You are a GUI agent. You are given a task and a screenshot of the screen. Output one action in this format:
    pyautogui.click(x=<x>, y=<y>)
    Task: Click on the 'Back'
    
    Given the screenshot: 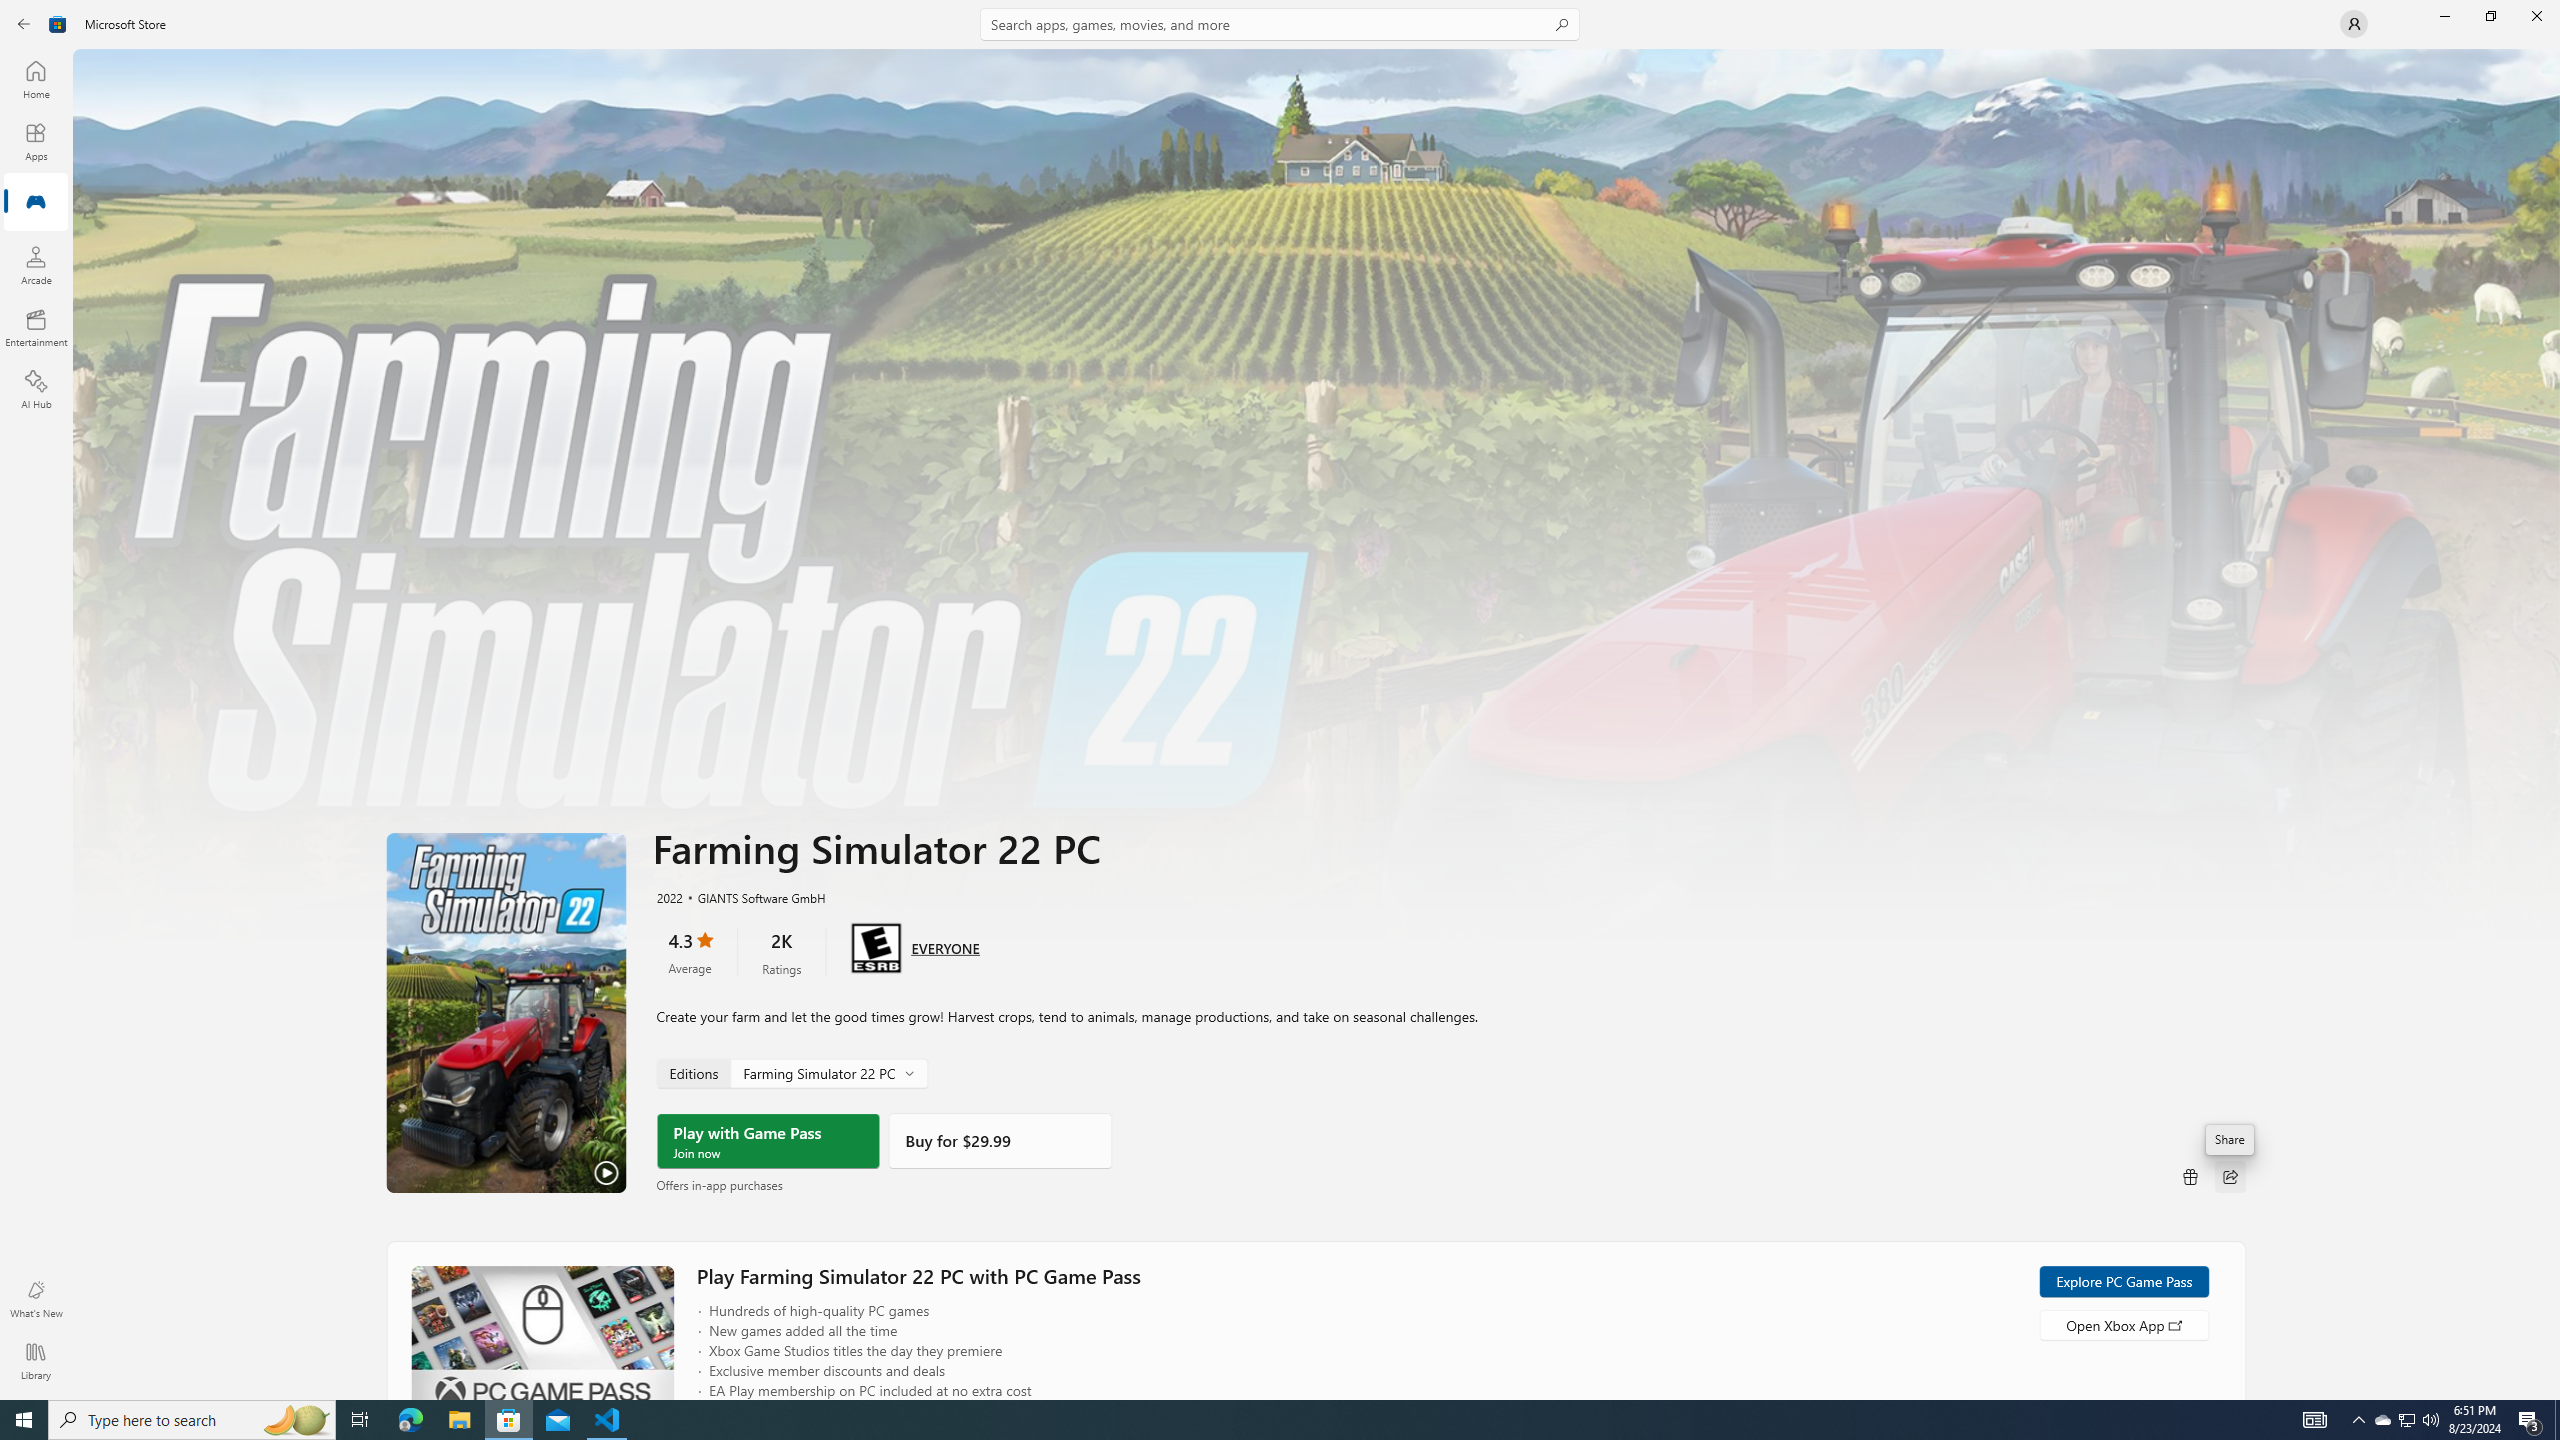 What is the action you would take?
    pyautogui.click(x=24, y=22)
    